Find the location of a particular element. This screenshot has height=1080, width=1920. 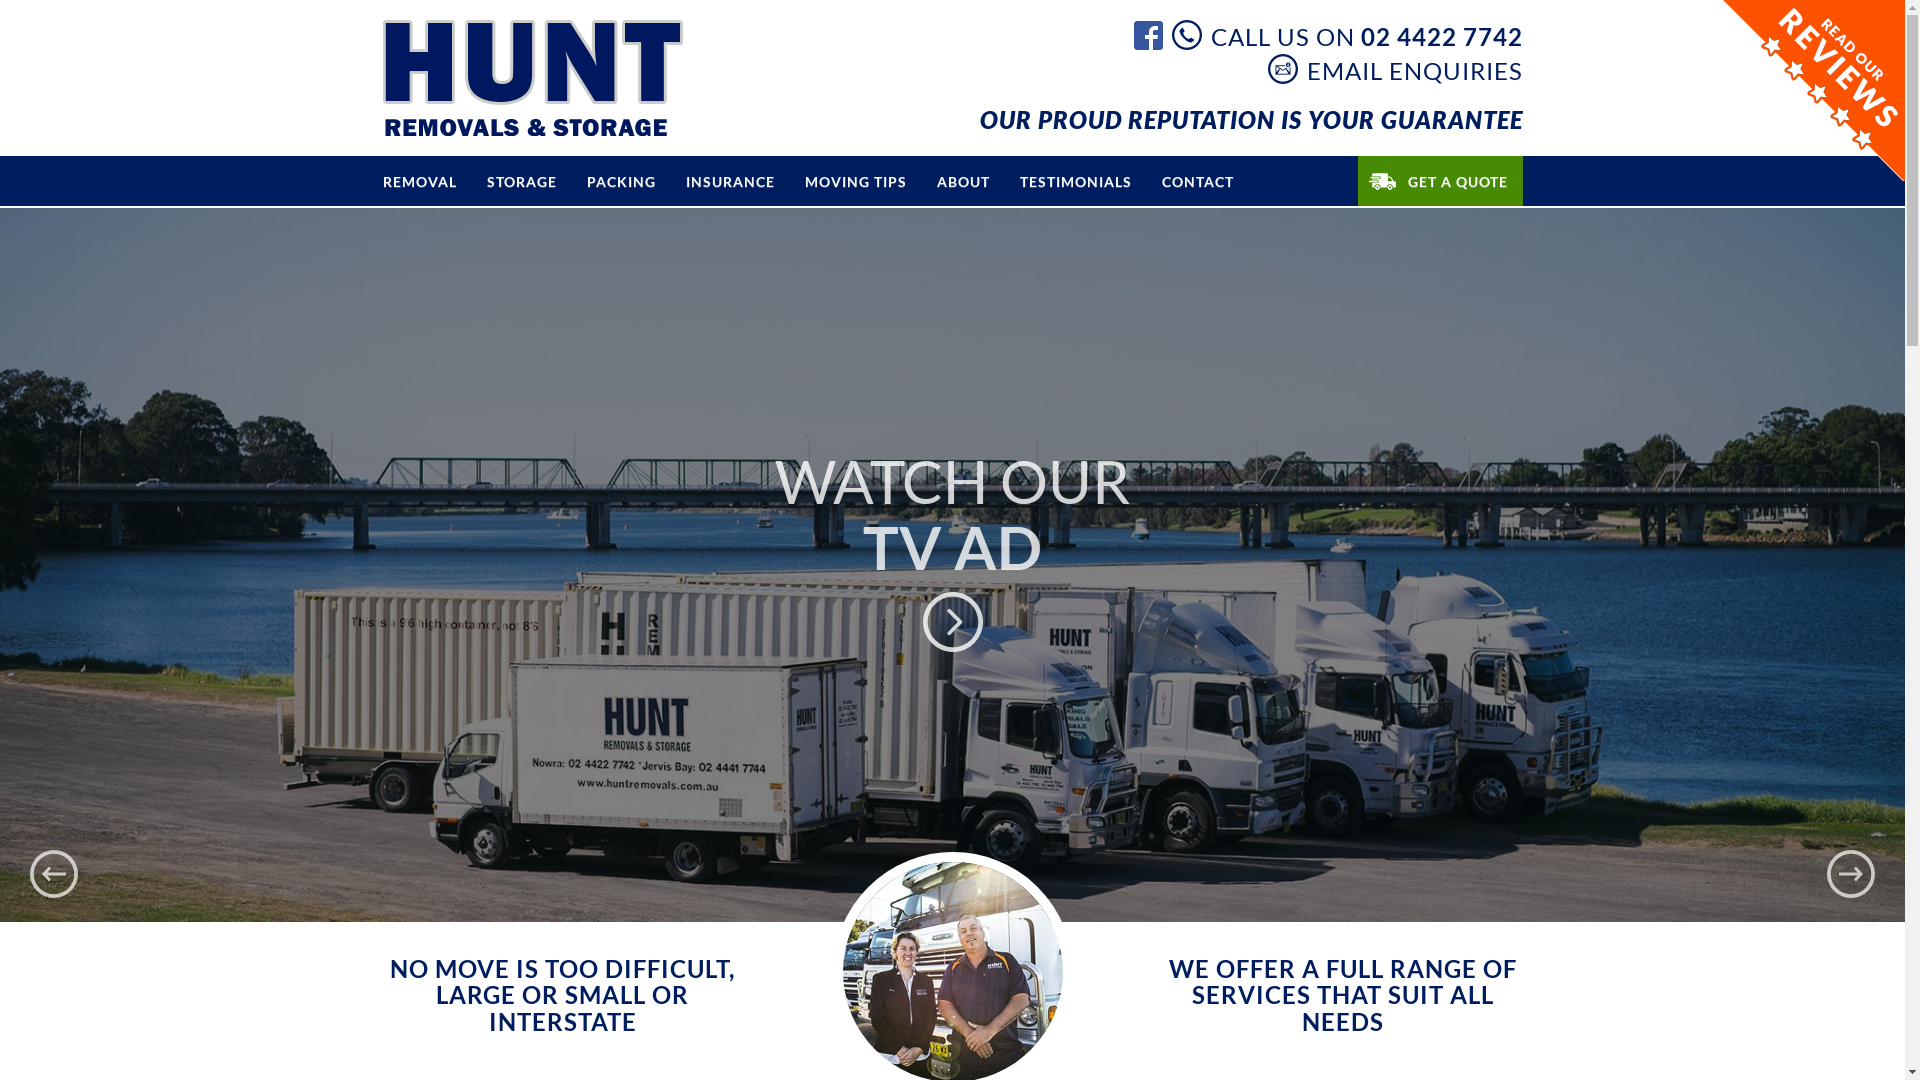

'STORAGE' is located at coordinates (522, 181).